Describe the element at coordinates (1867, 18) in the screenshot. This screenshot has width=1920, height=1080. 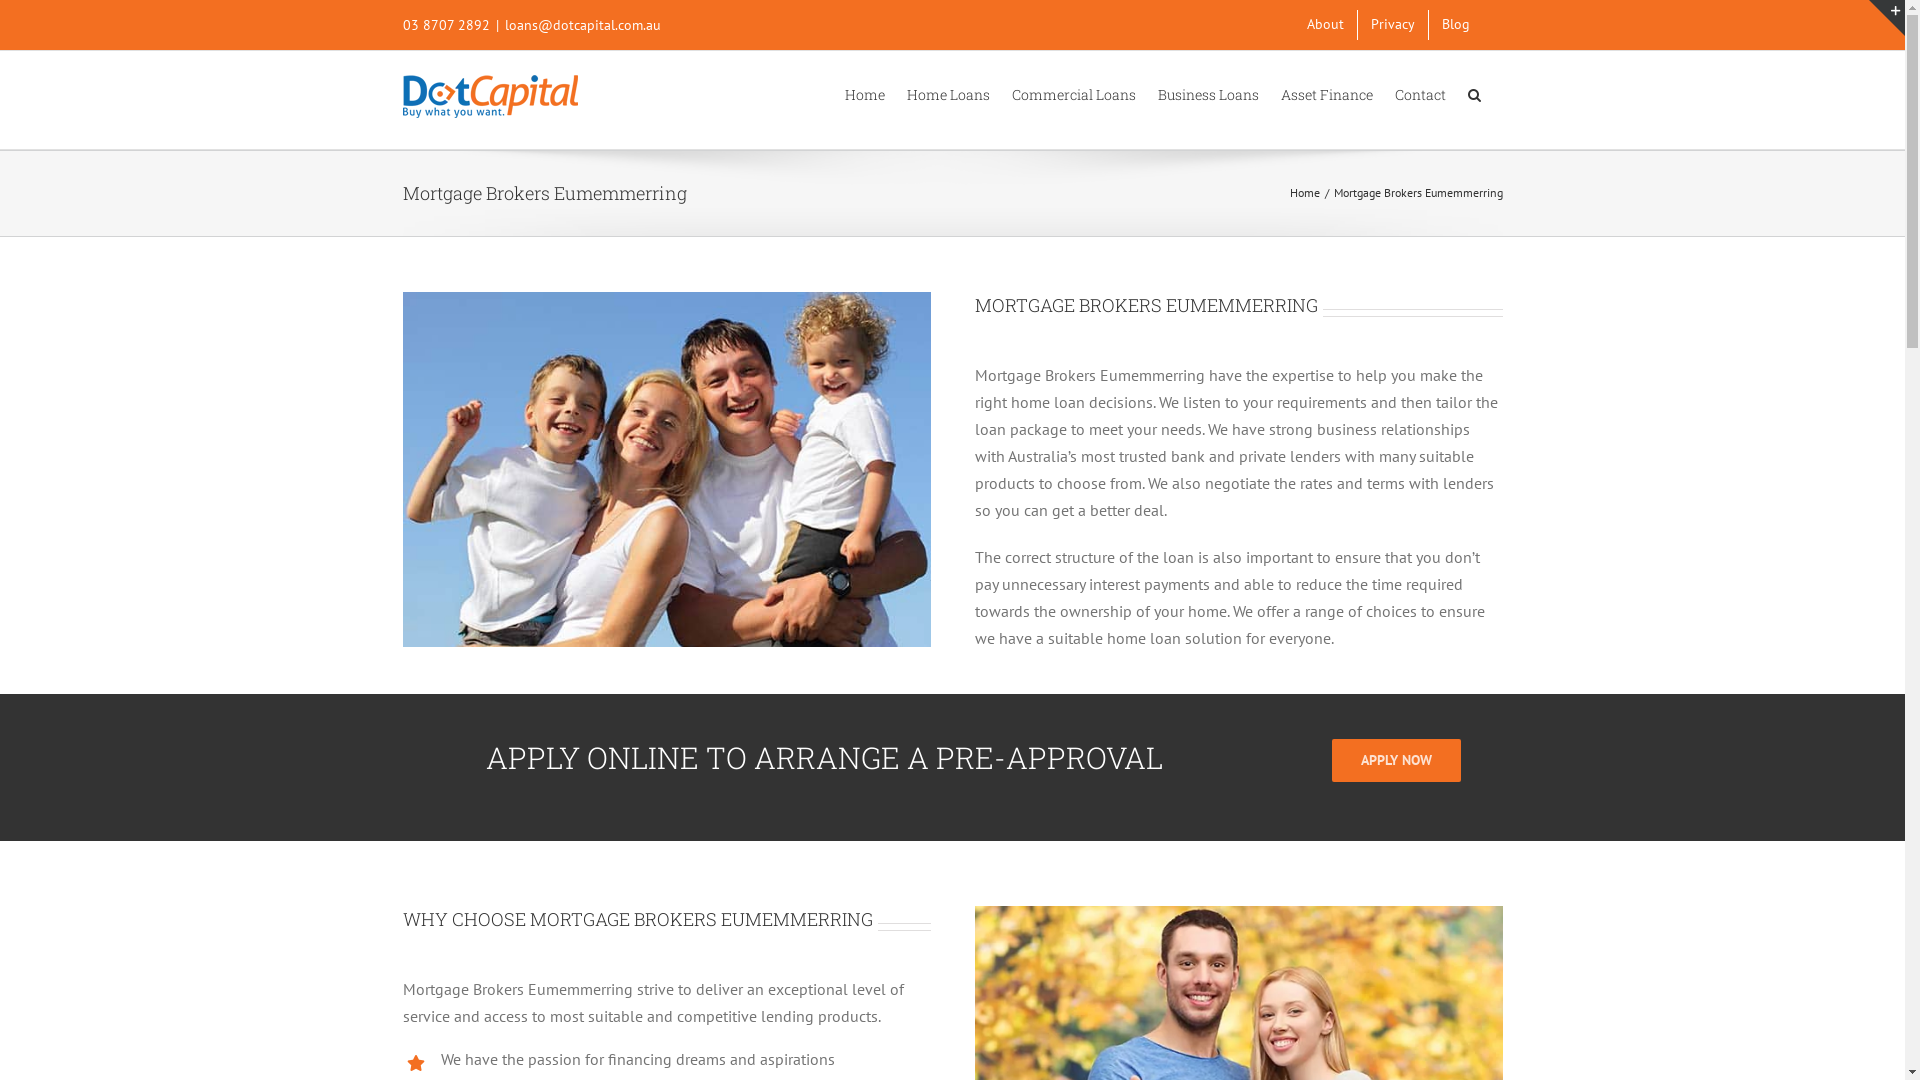
I see `'Toggle Sliding Bar Area'` at that location.